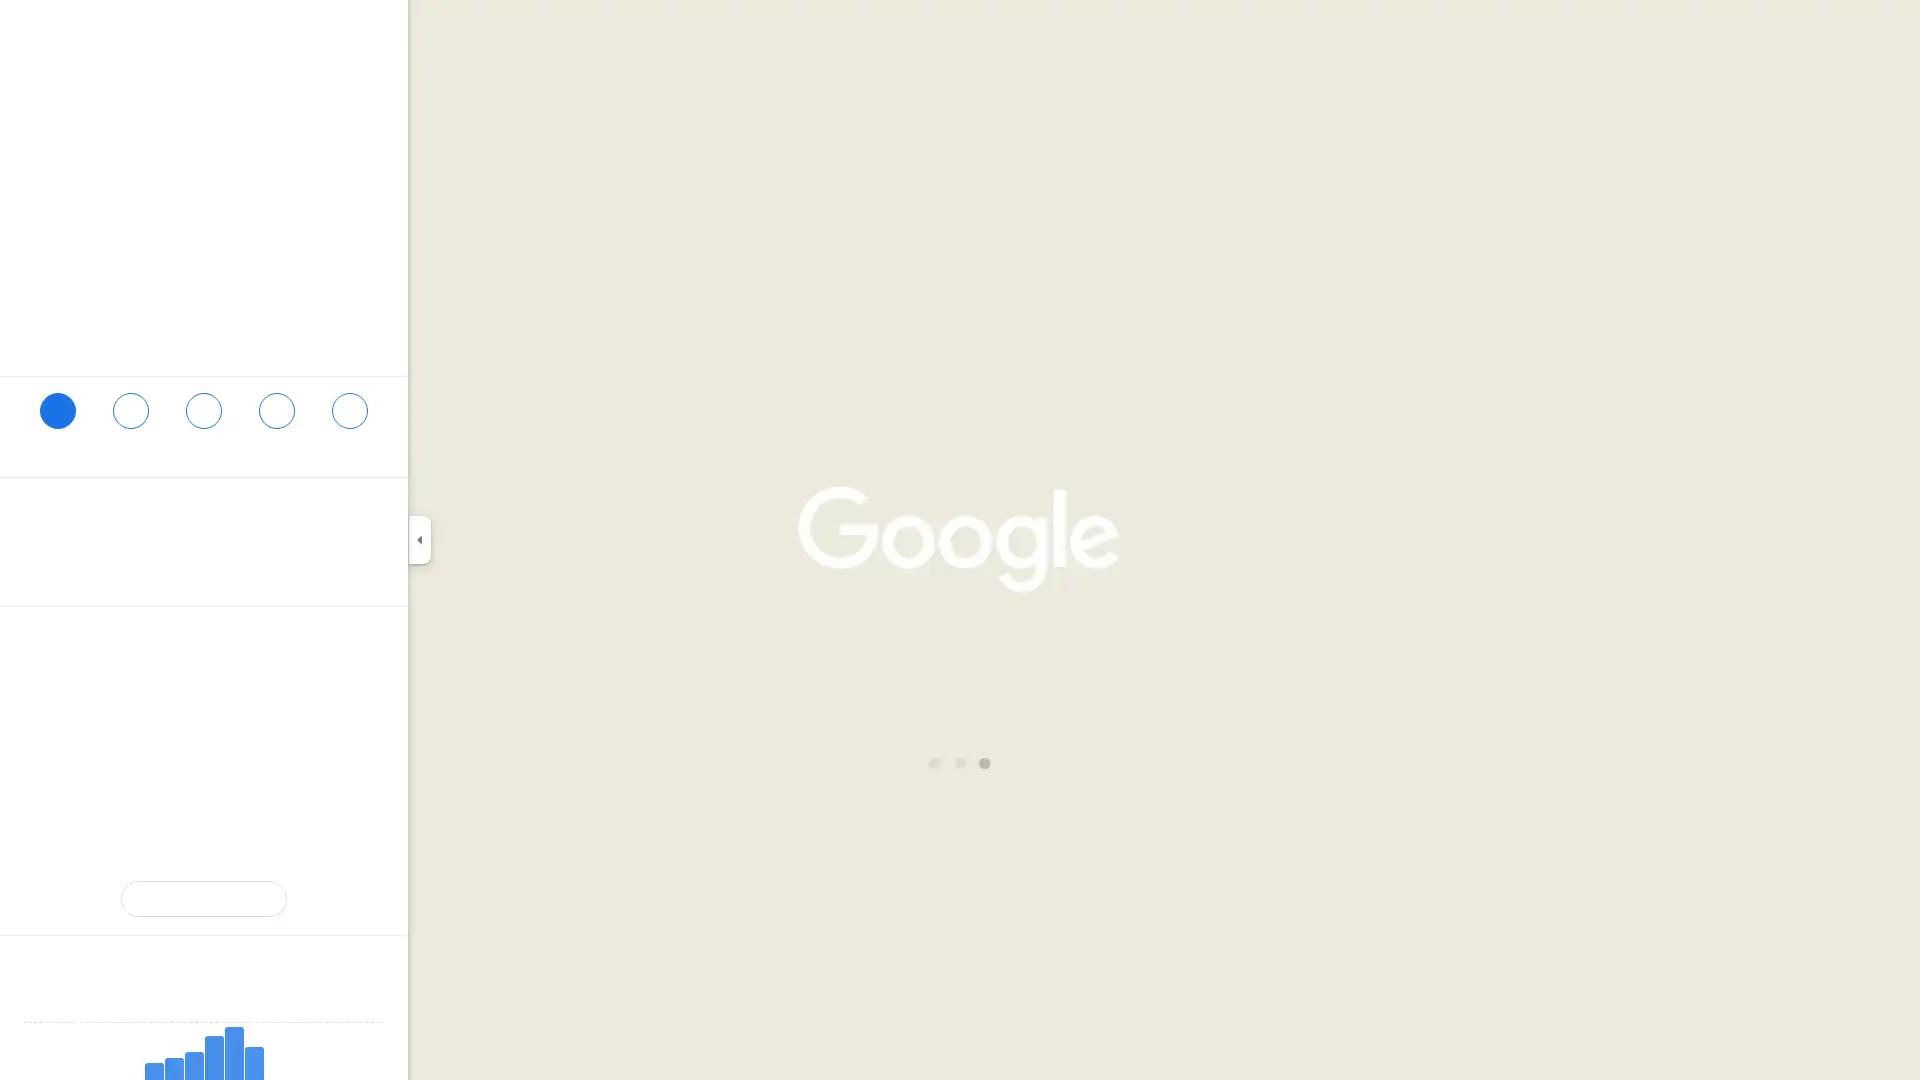  What do you see at coordinates (349, 418) in the screenshot?
I see `Share Every Thing Goes Book Cafe and Neighborhood Stage` at bounding box center [349, 418].